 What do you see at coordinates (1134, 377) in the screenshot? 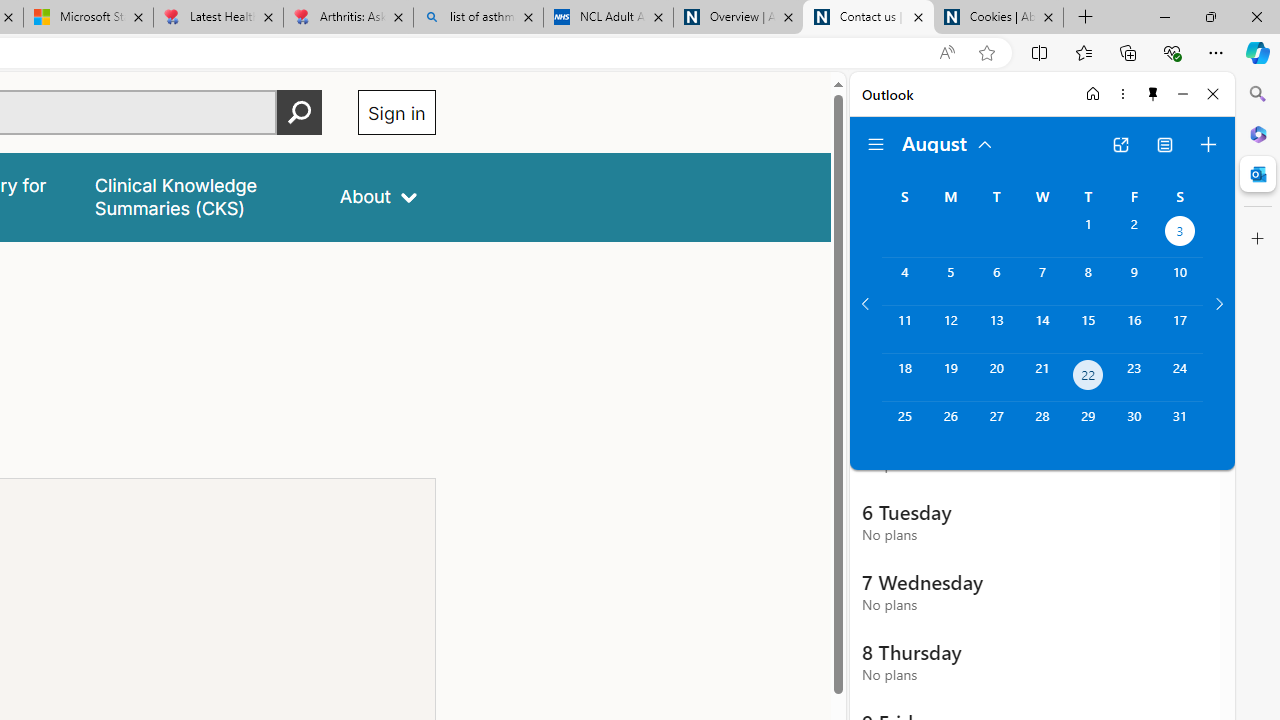
I see `'Friday, August 23, 2024. '` at bounding box center [1134, 377].